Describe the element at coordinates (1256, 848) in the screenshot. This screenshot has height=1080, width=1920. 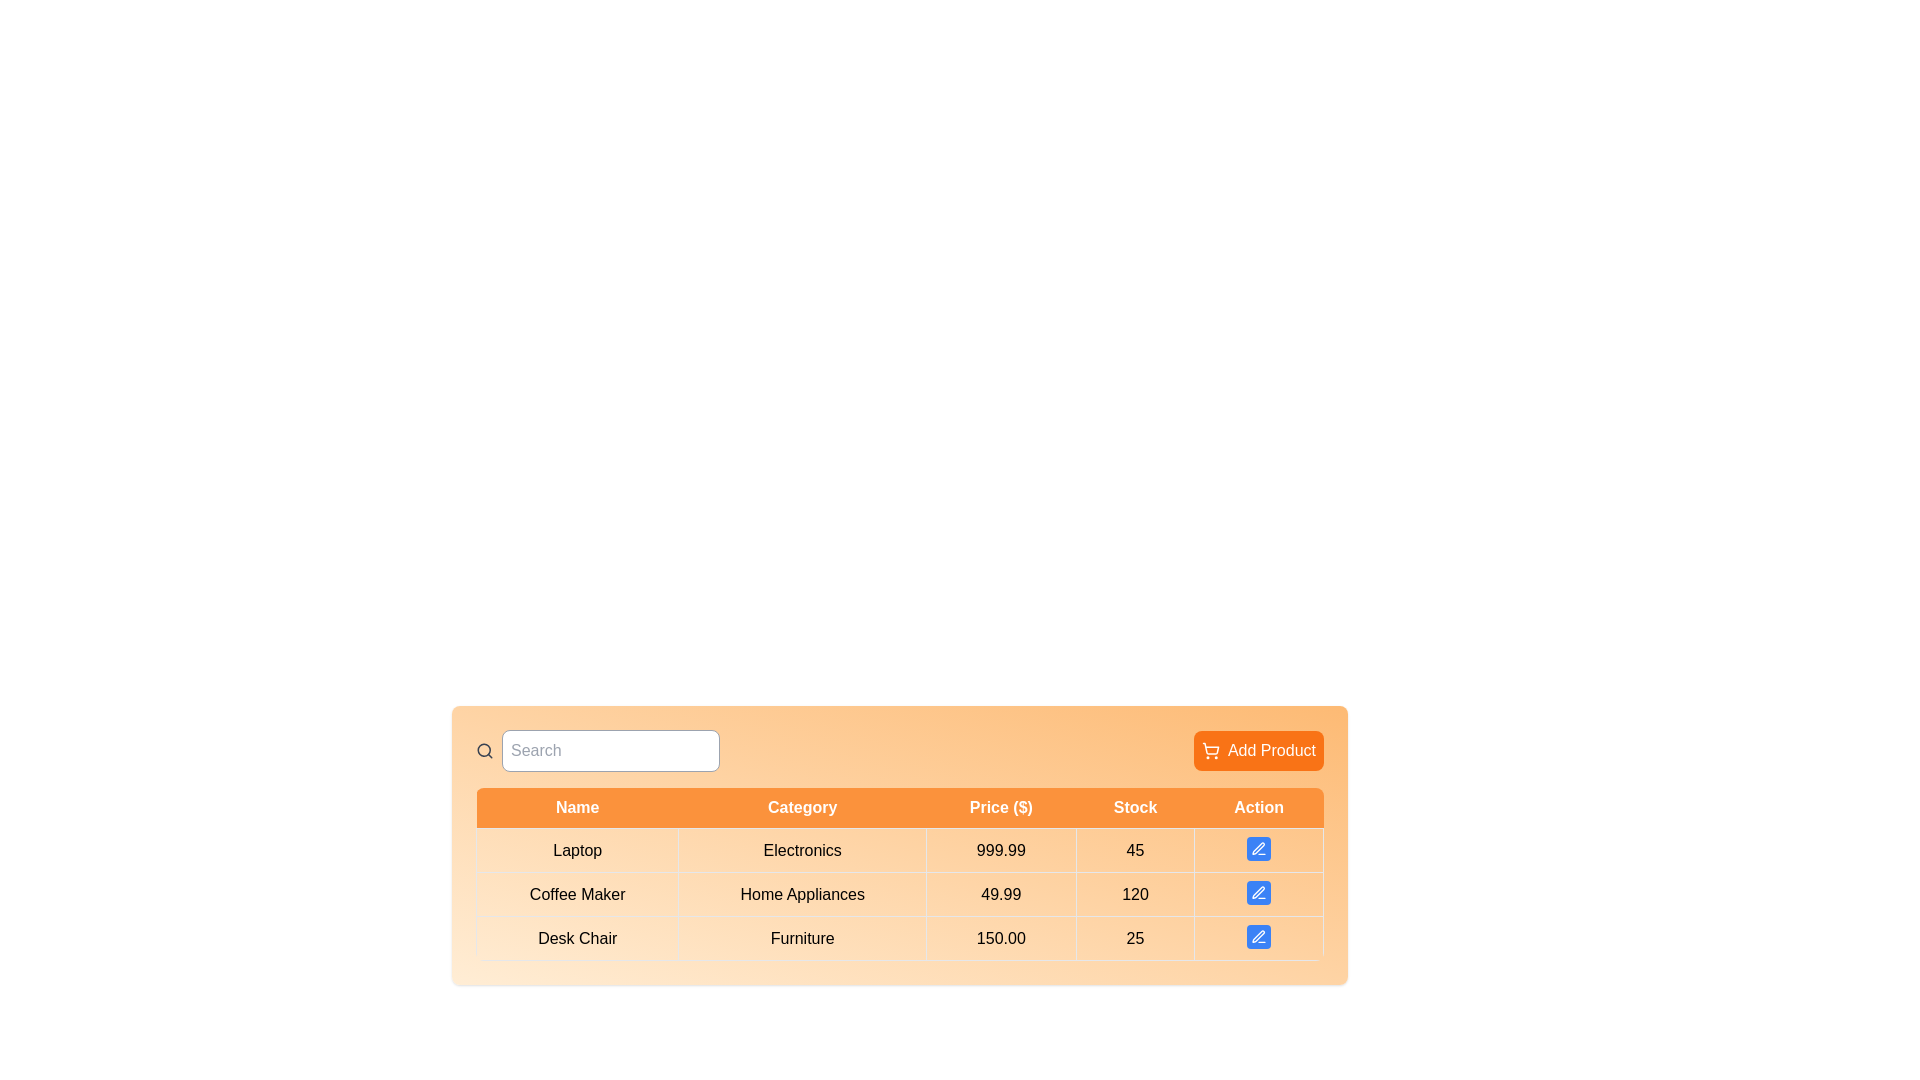
I see `the stylized pen tip icon in the 'Action' column of the product table` at that location.